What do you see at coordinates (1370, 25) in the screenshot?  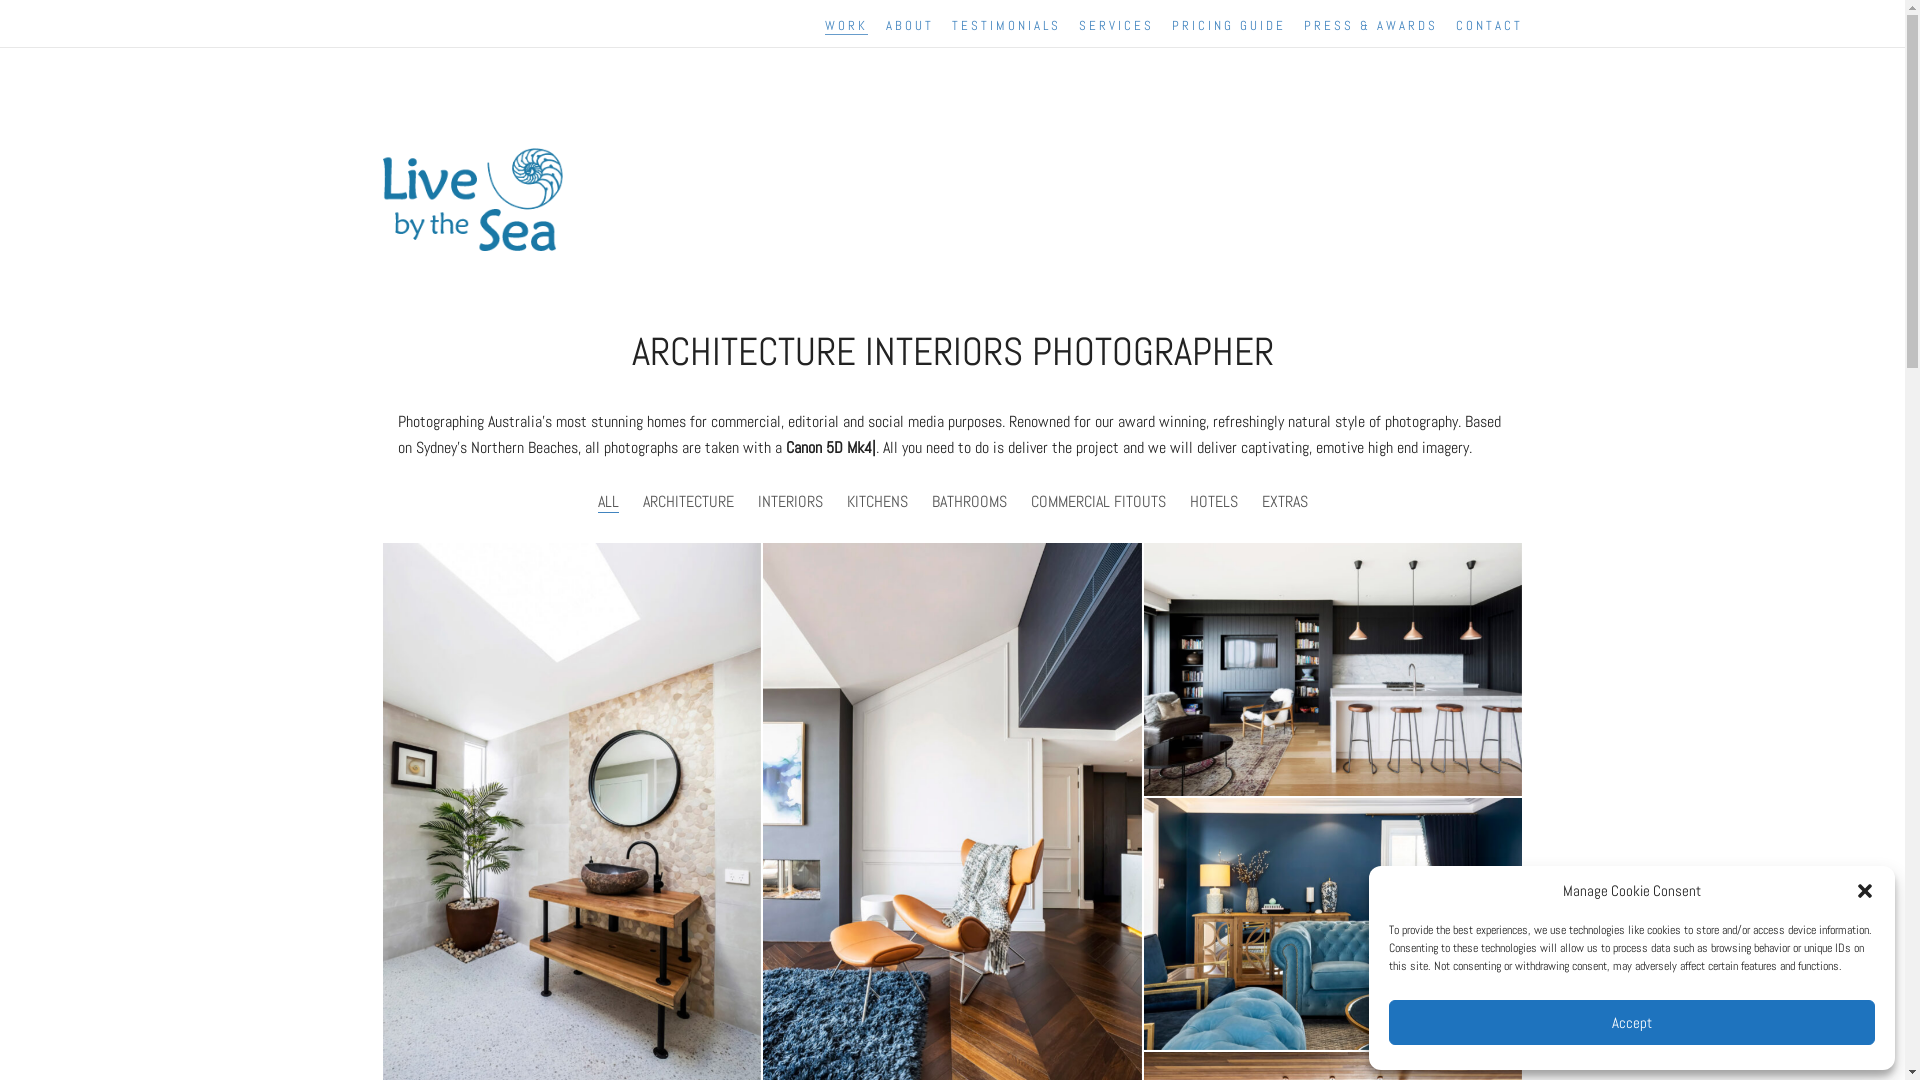 I see `'PRESS & AWARDS'` at bounding box center [1370, 25].